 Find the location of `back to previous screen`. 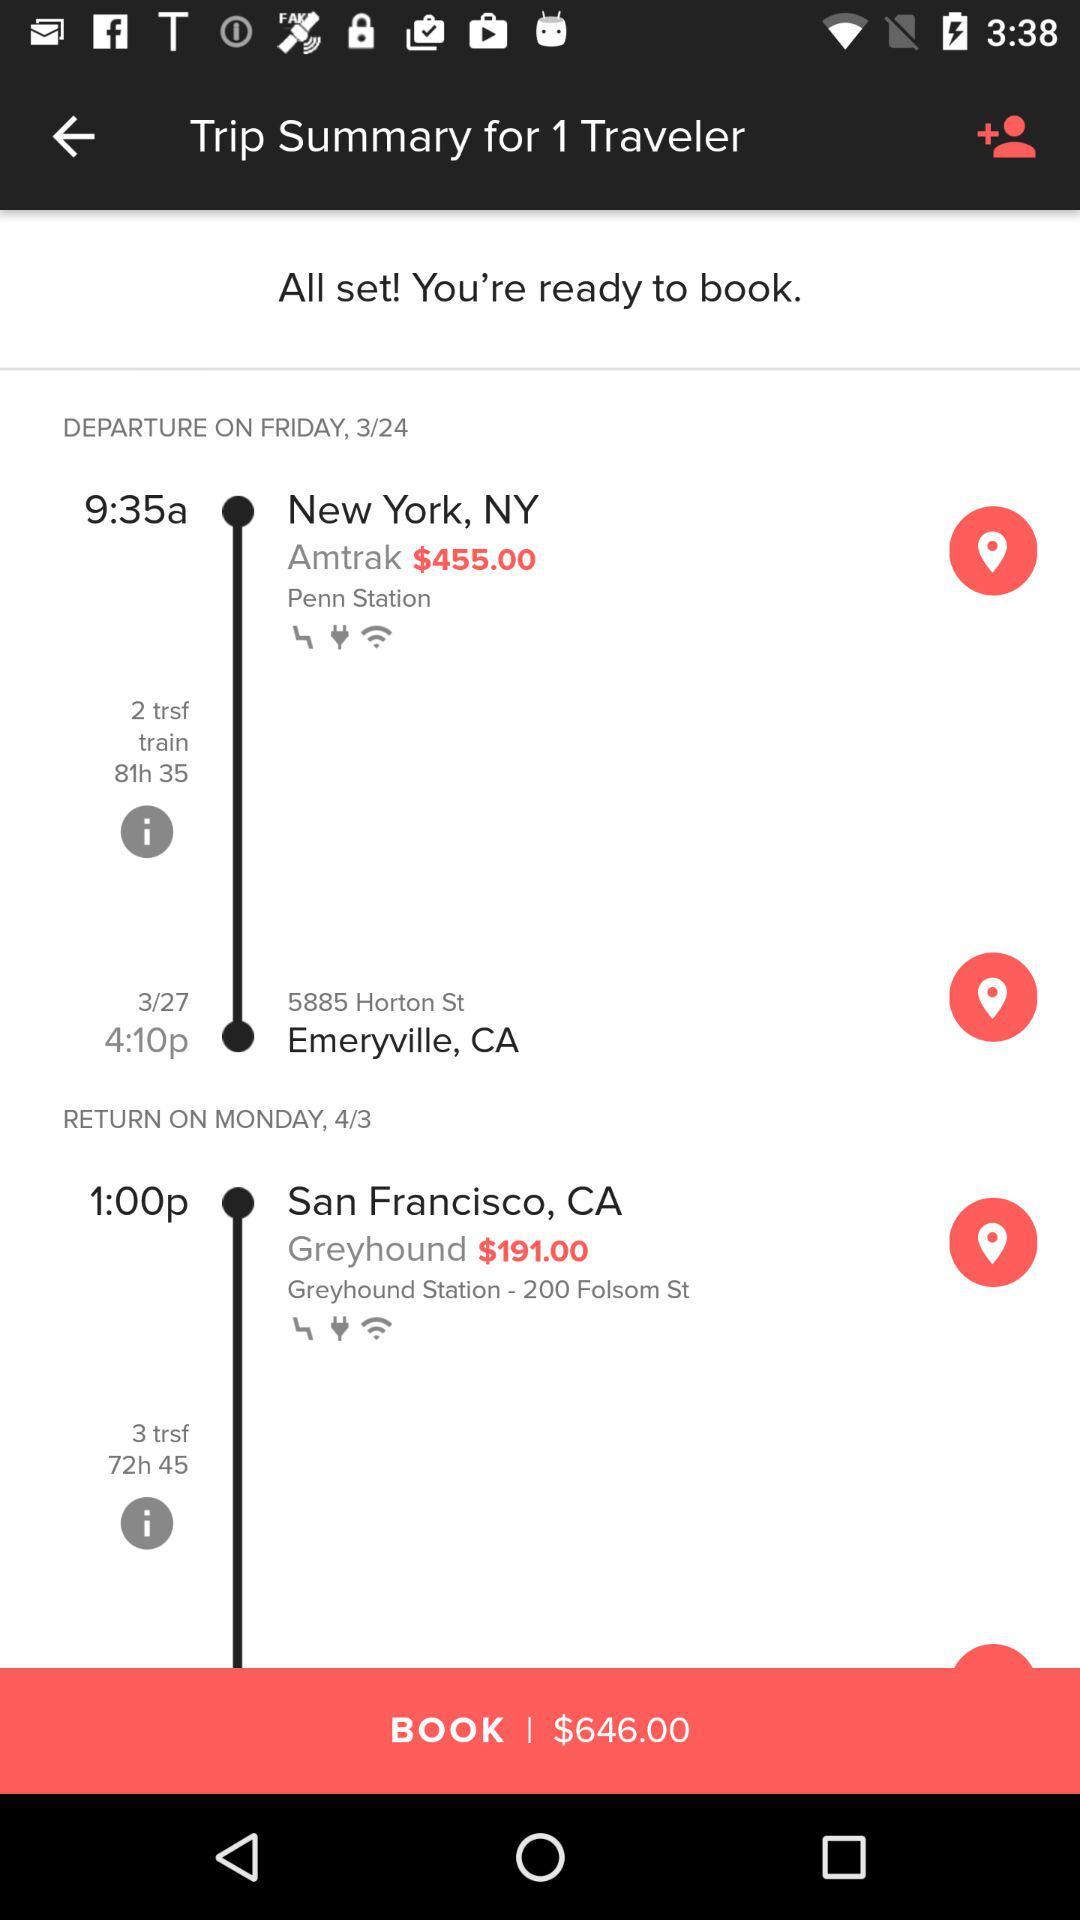

back to previous screen is located at coordinates (72, 135).